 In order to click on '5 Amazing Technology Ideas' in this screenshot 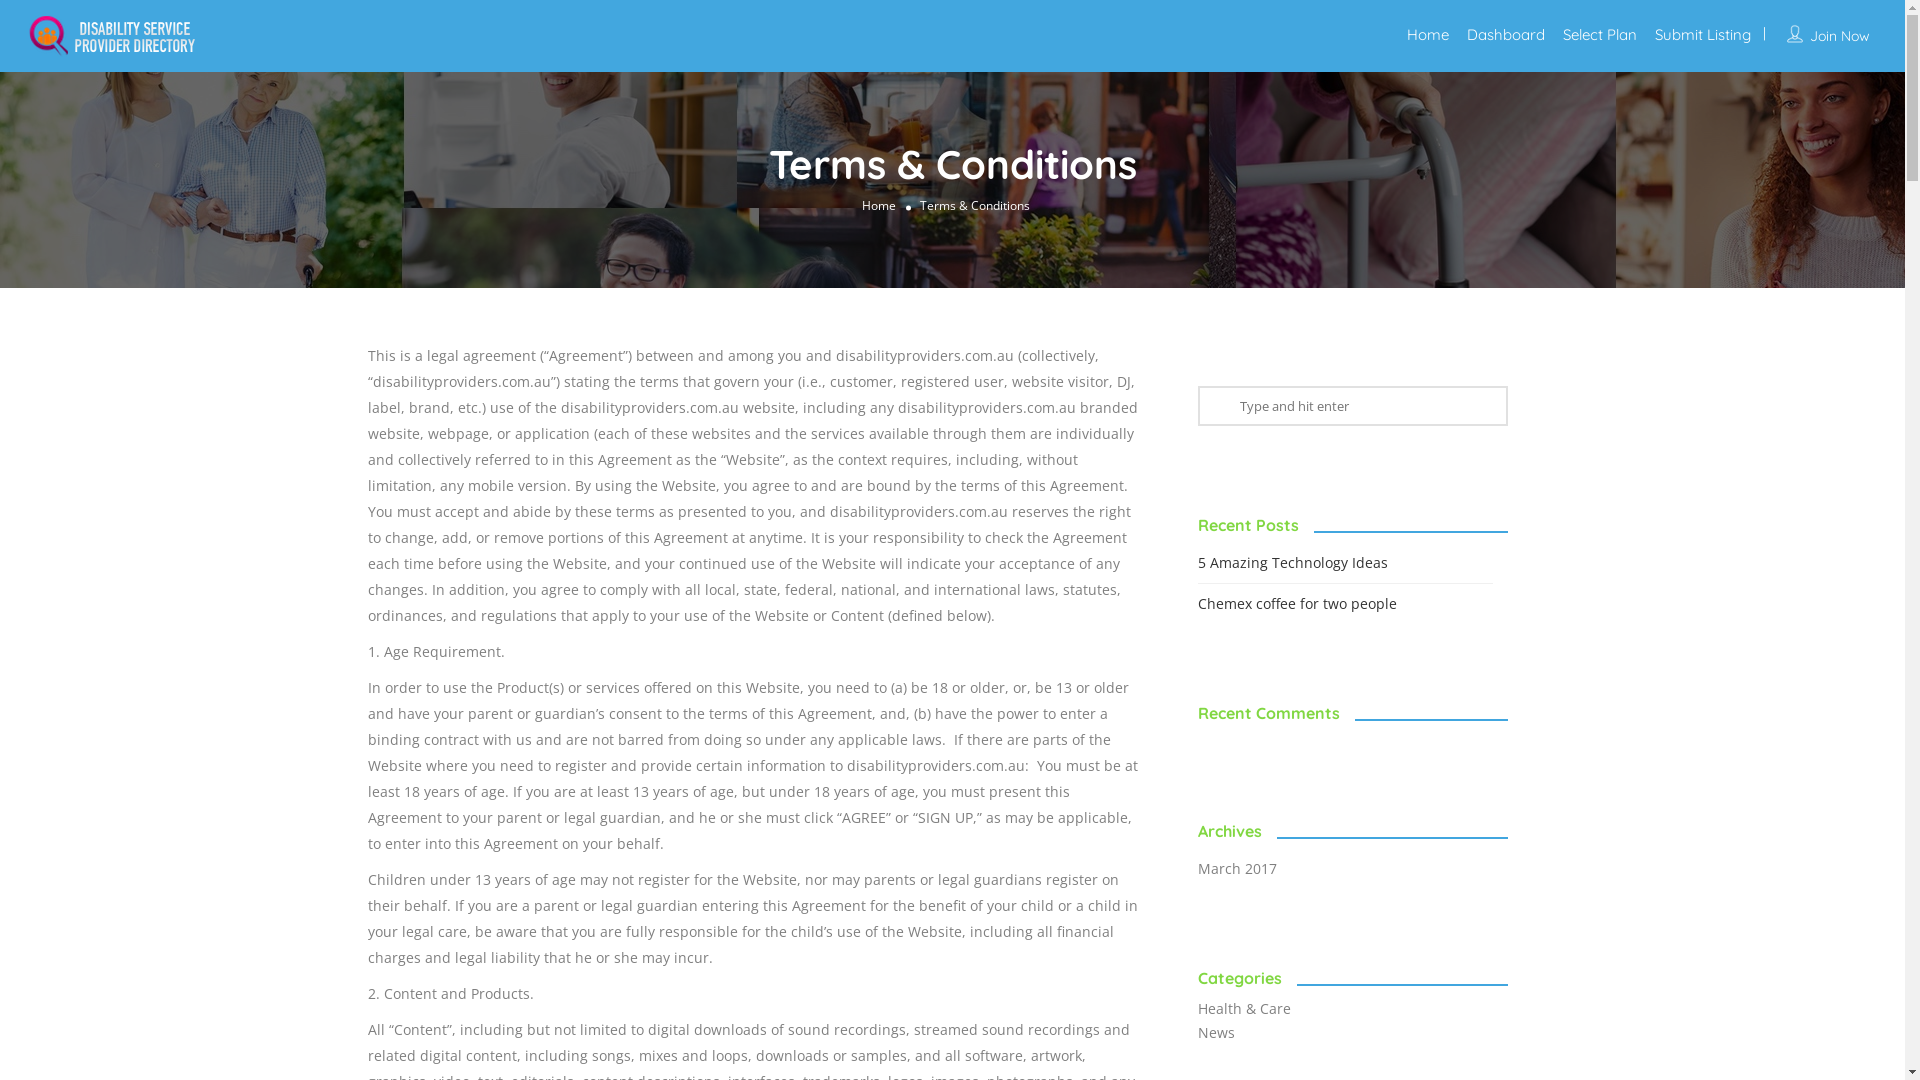, I will do `click(1302, 562)`.